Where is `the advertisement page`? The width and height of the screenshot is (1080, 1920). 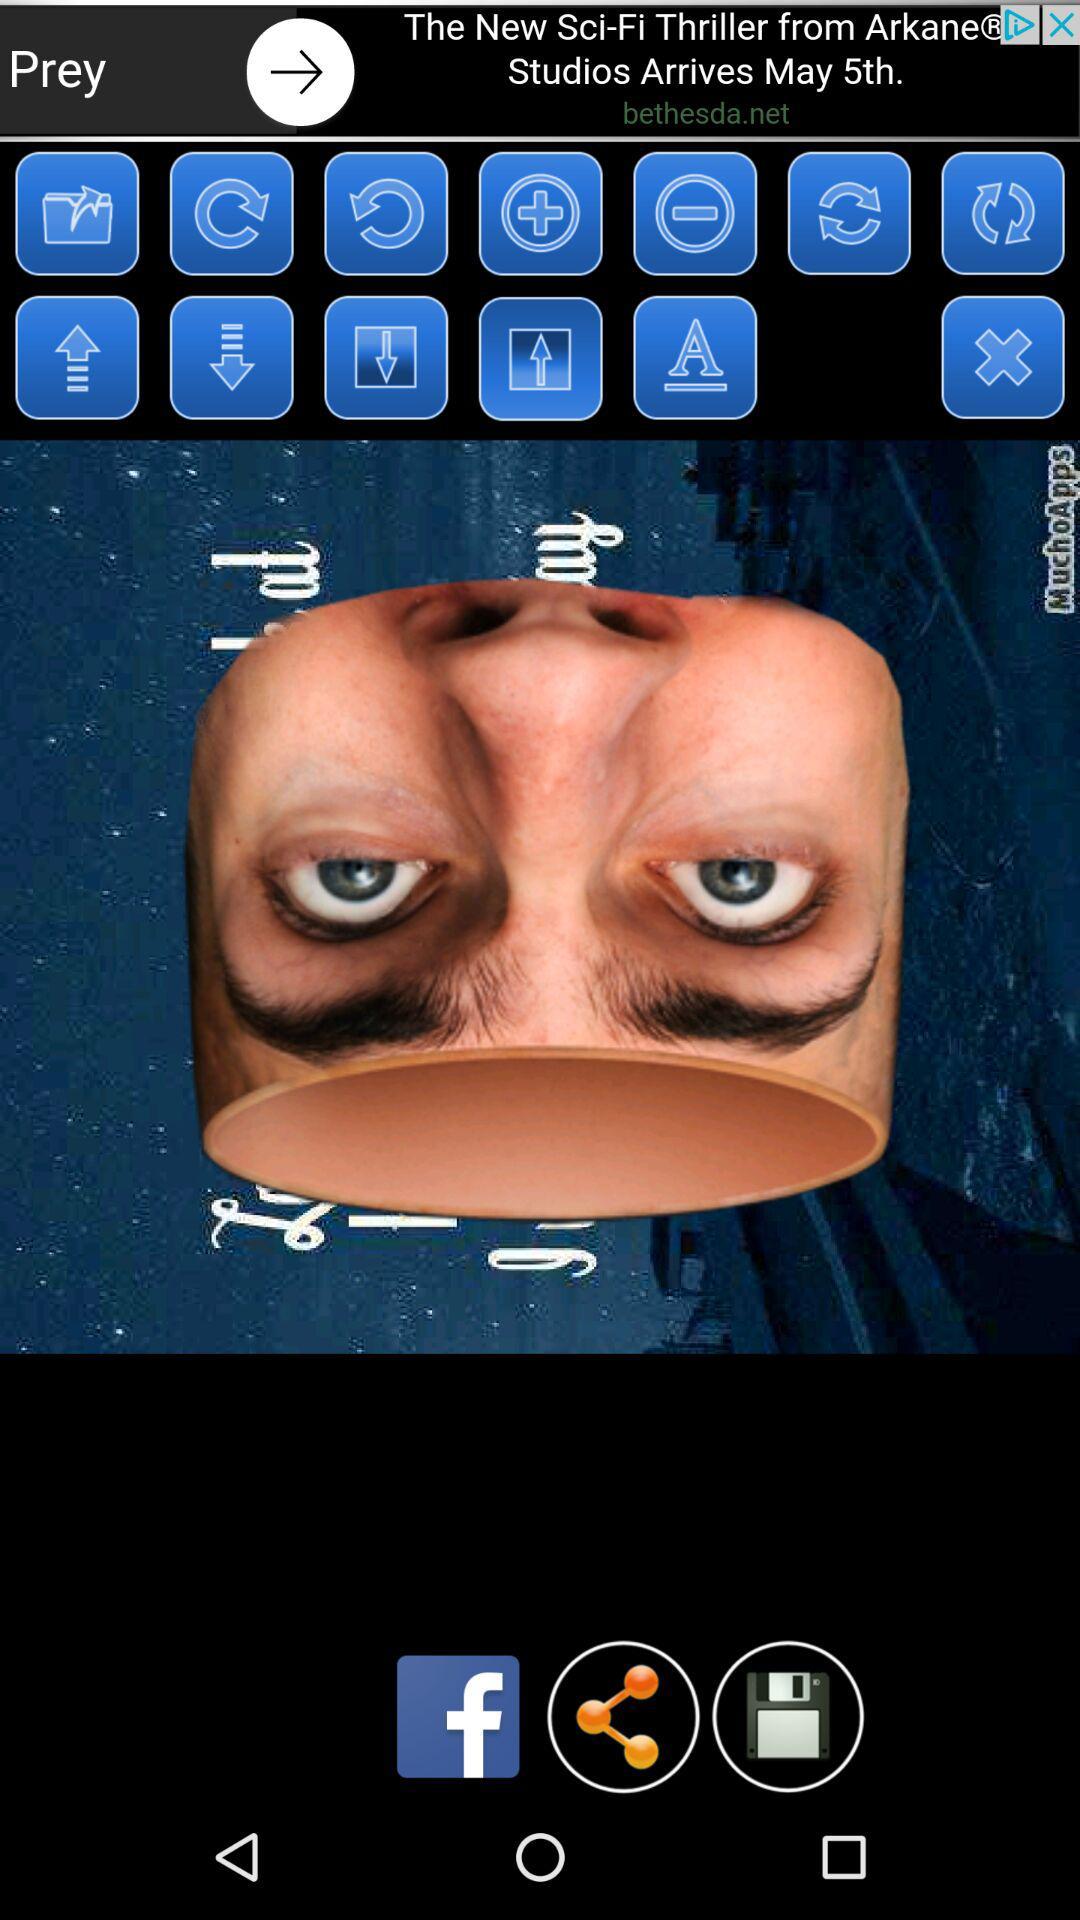 the advertisement page is located at coordinates (540, 70).